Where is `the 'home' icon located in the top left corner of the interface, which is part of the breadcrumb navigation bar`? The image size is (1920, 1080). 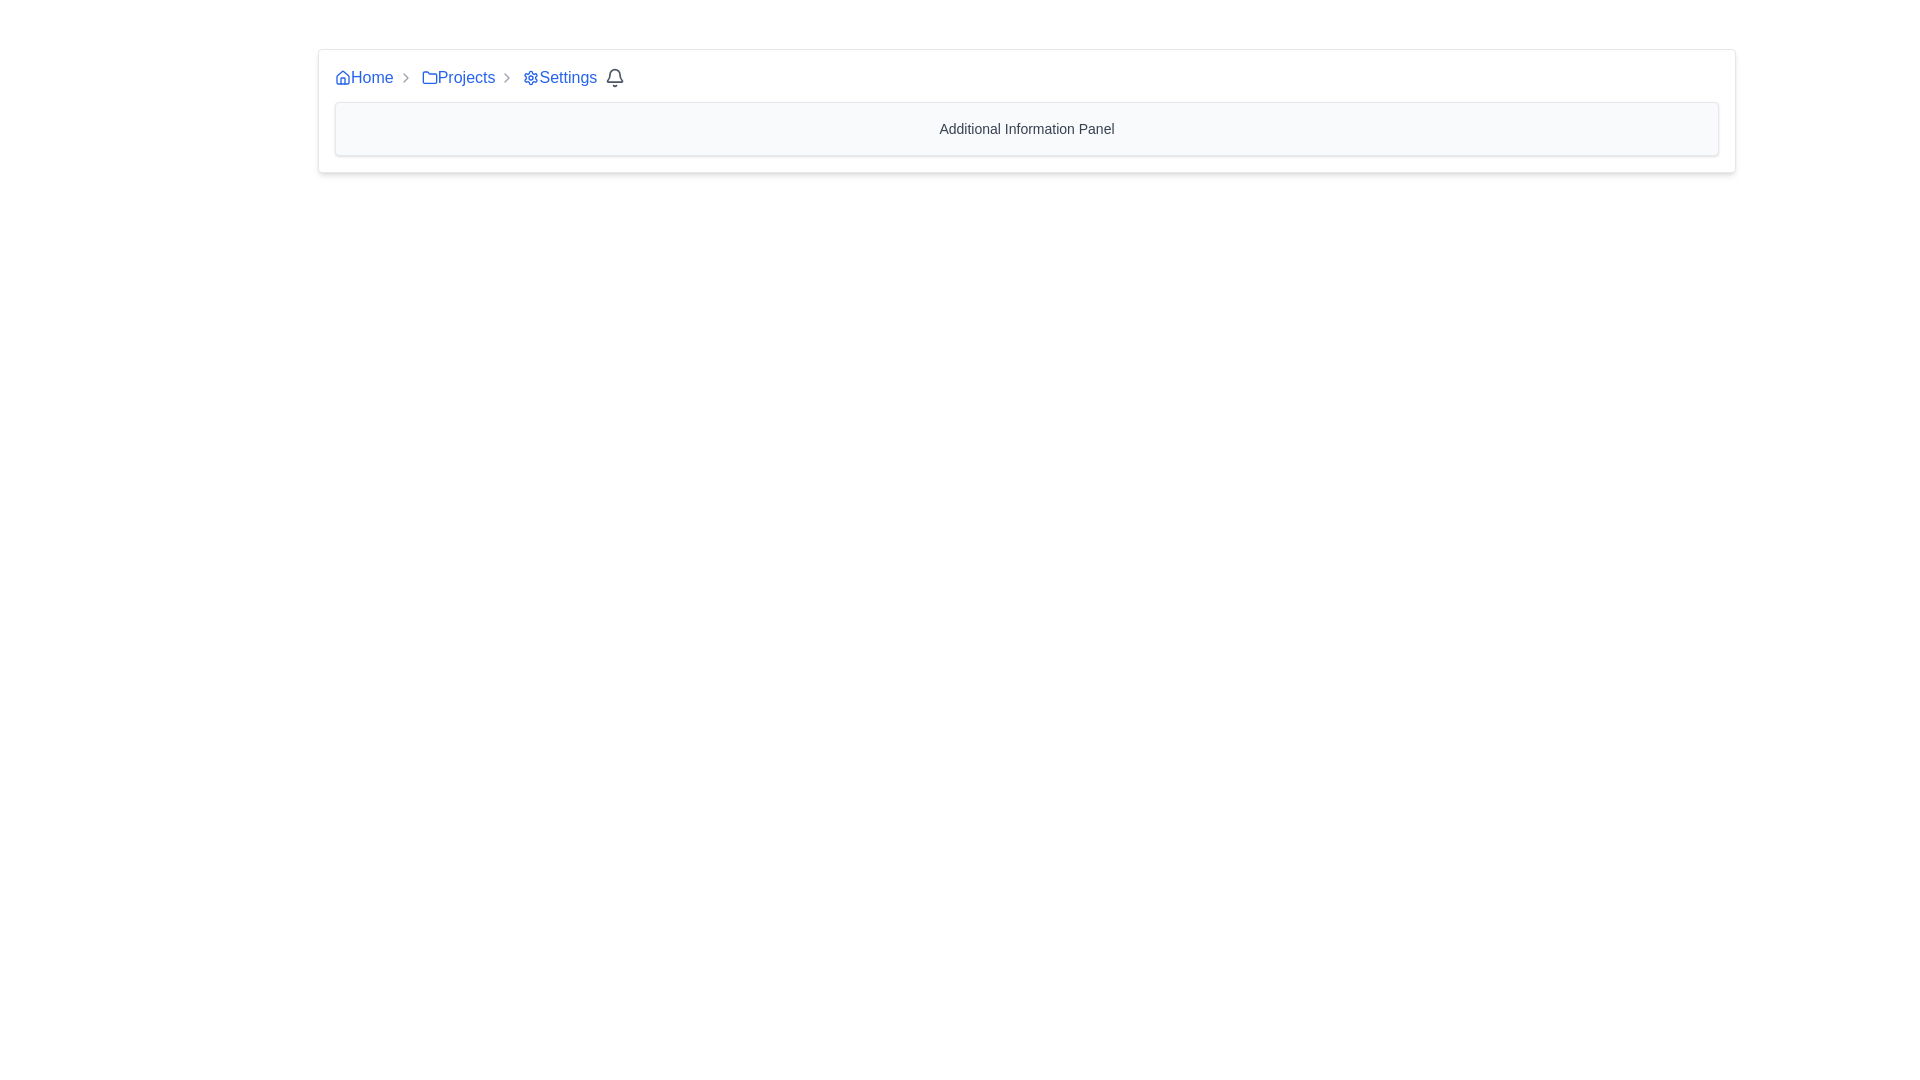 the 'home' icon located in the top left corner of the interface, which is part of the breadcrumb navigation bar is located at coordinates (342, 76).